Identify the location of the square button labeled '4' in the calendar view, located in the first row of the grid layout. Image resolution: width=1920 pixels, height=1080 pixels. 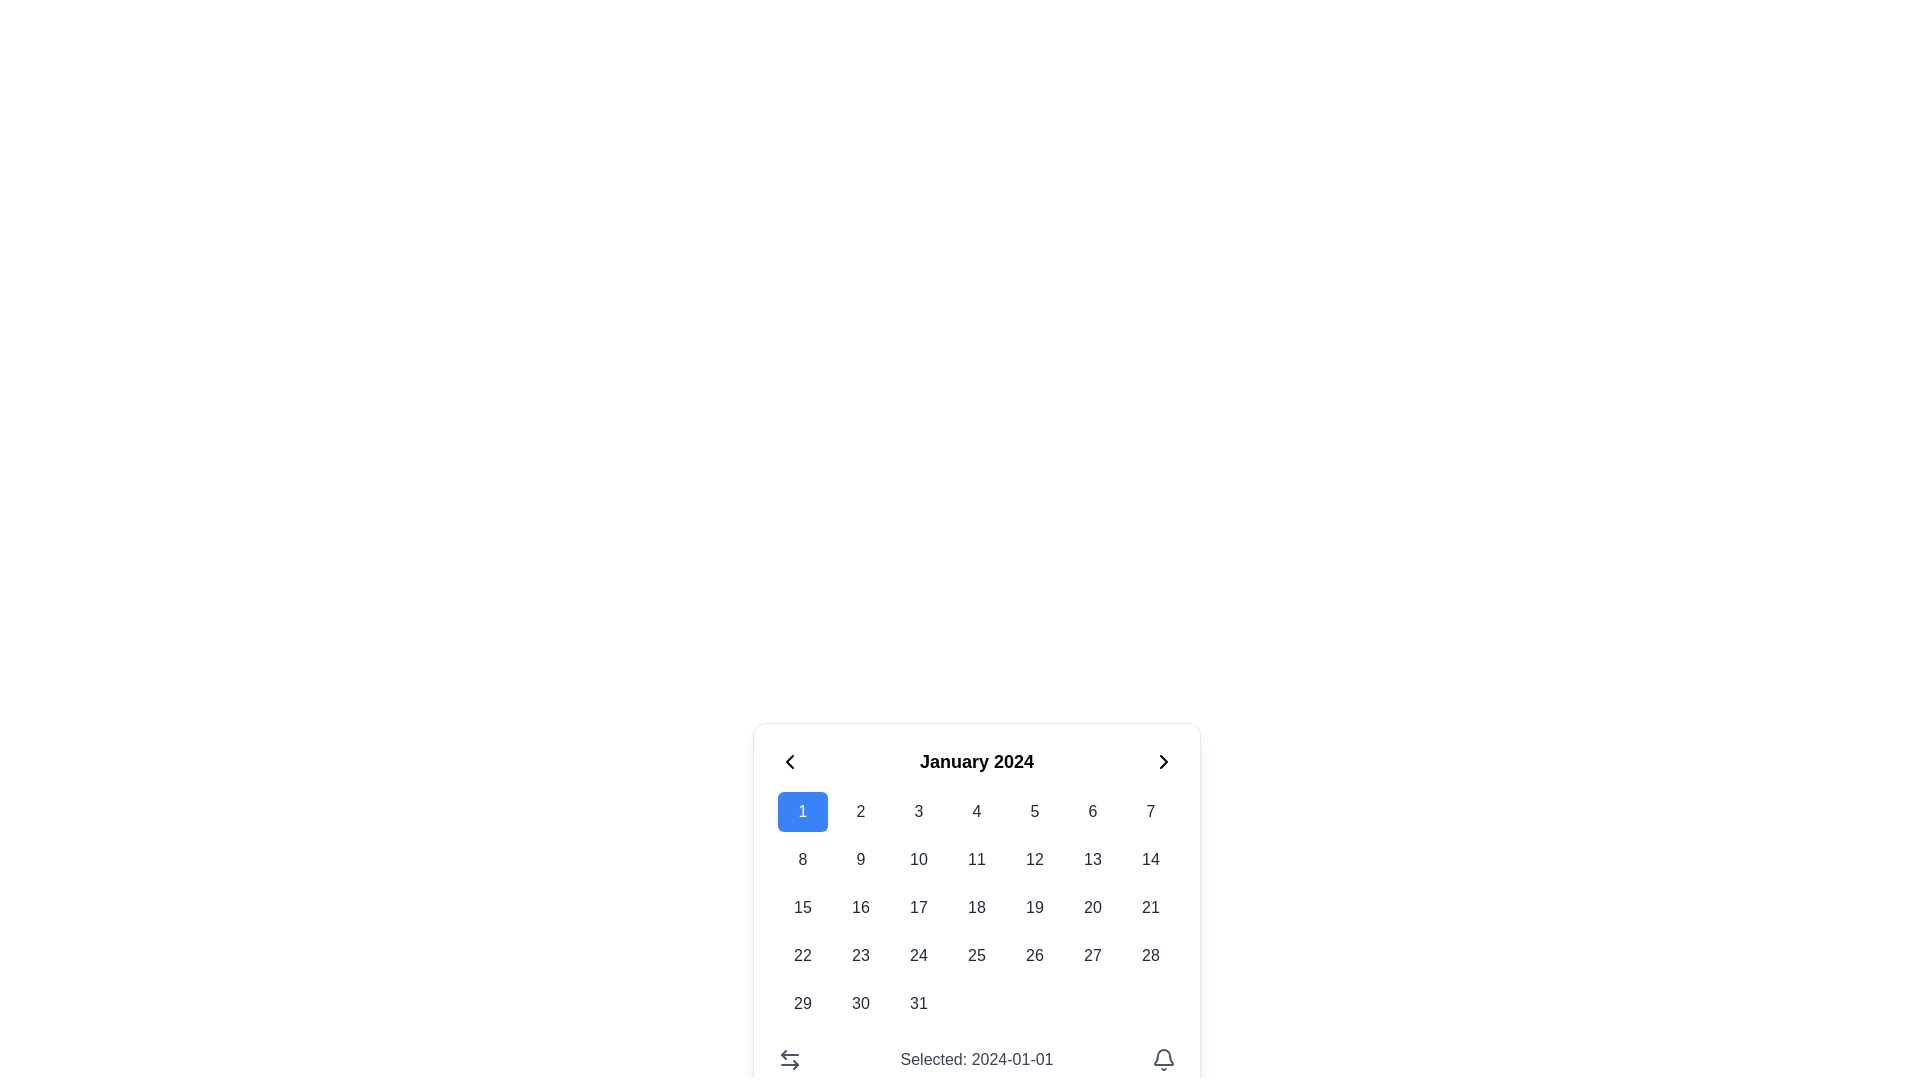
(977, 812).